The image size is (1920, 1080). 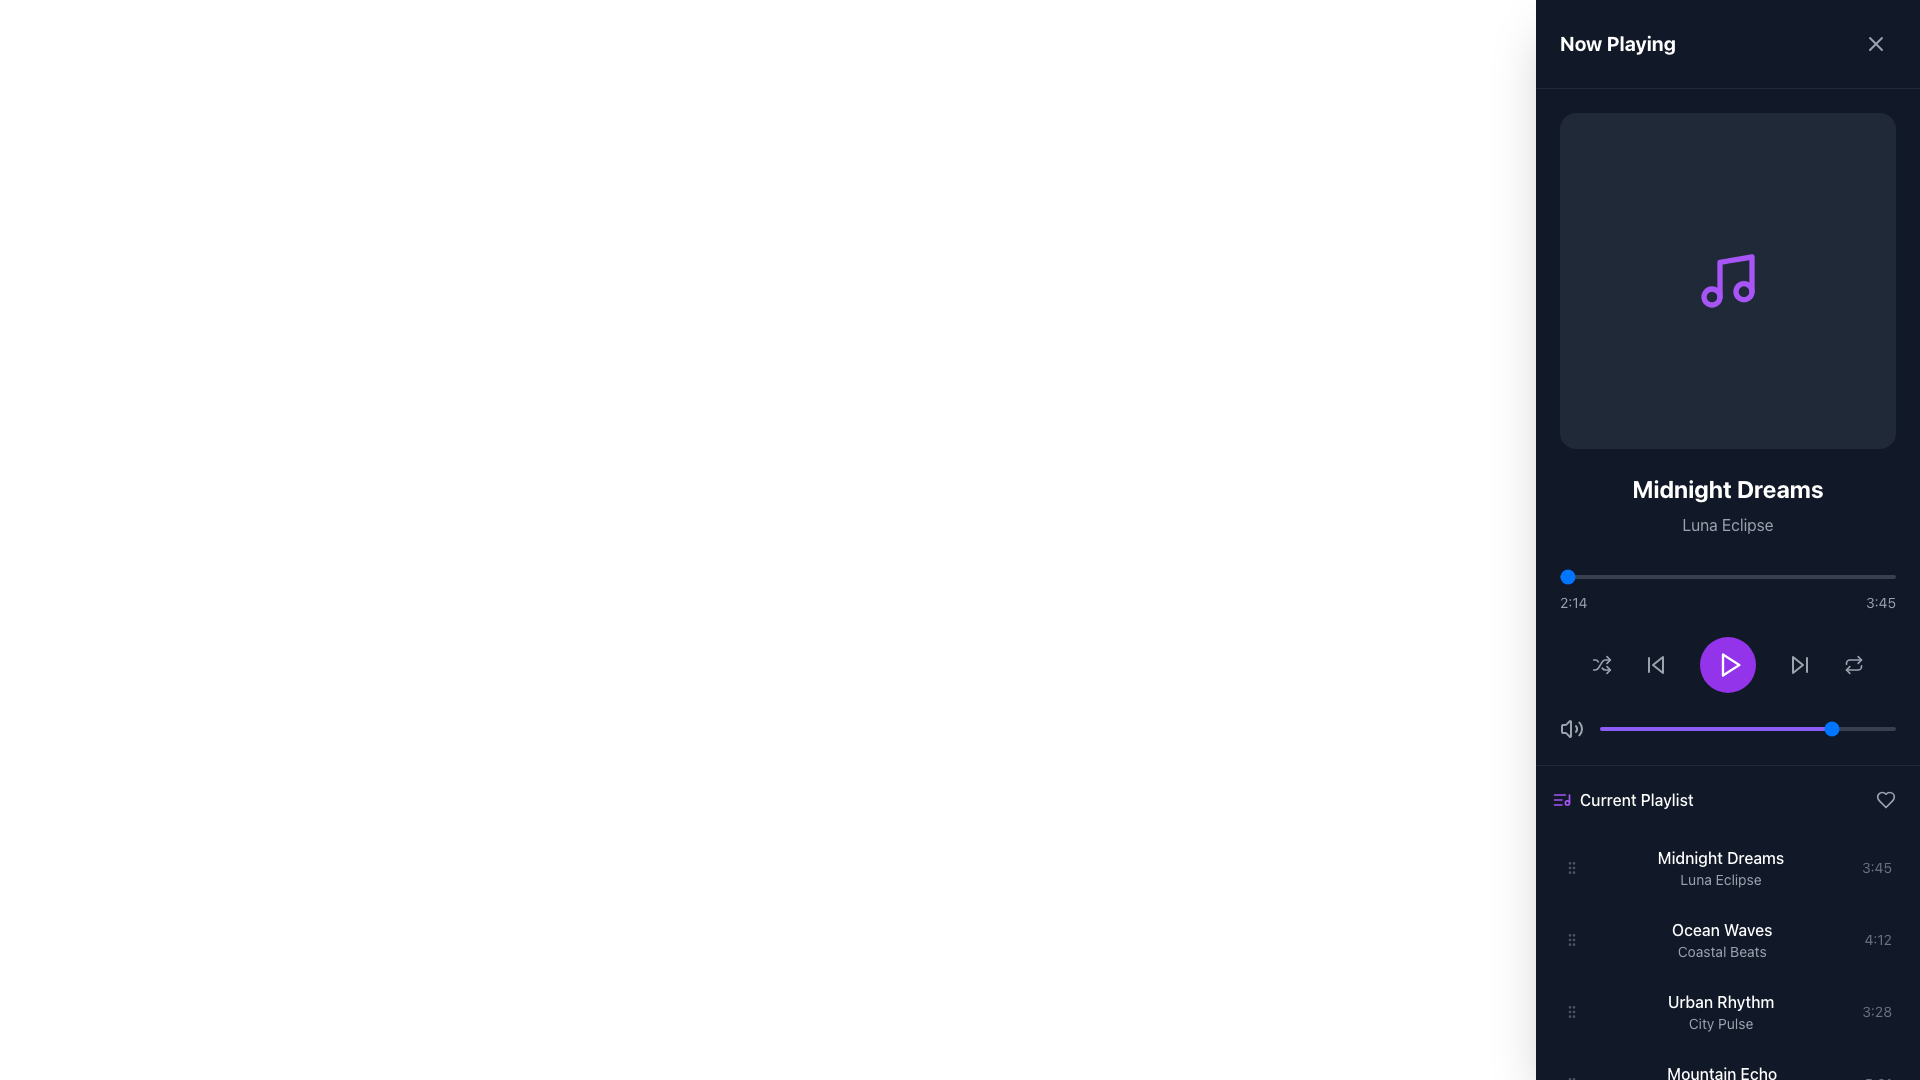 What do you see at coordinates (1617, 43) in the screenshot?
I see `the 'Now Playing' header text label located on the left side of the header panel, adjacent to the close button` at bounding box center [1617, 43].